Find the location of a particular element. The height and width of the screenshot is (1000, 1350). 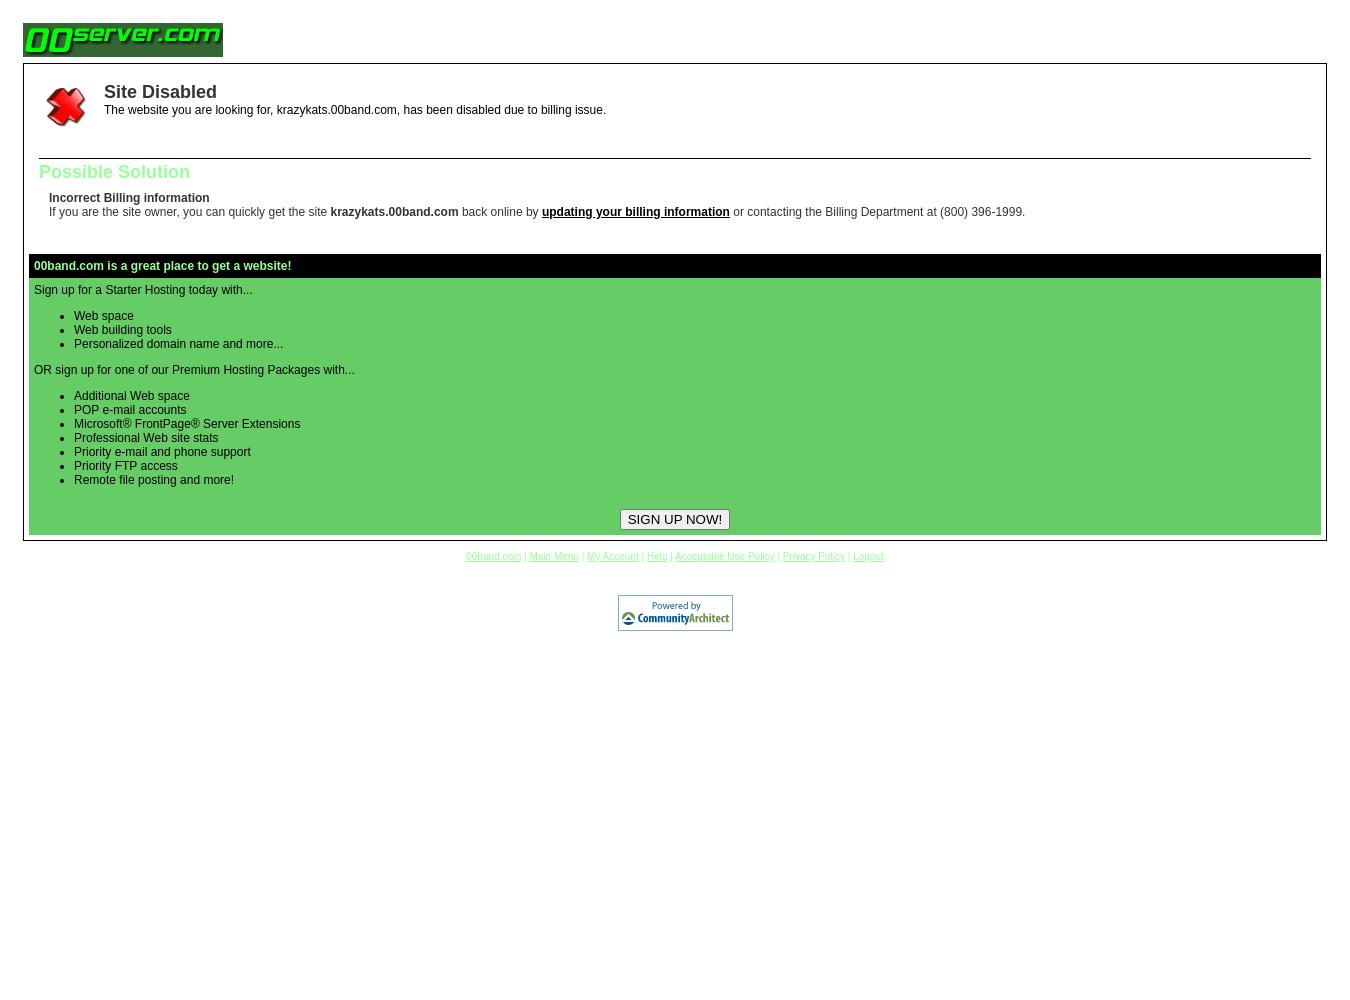

'Privacy Policy' is located at coordinates (813, 556).